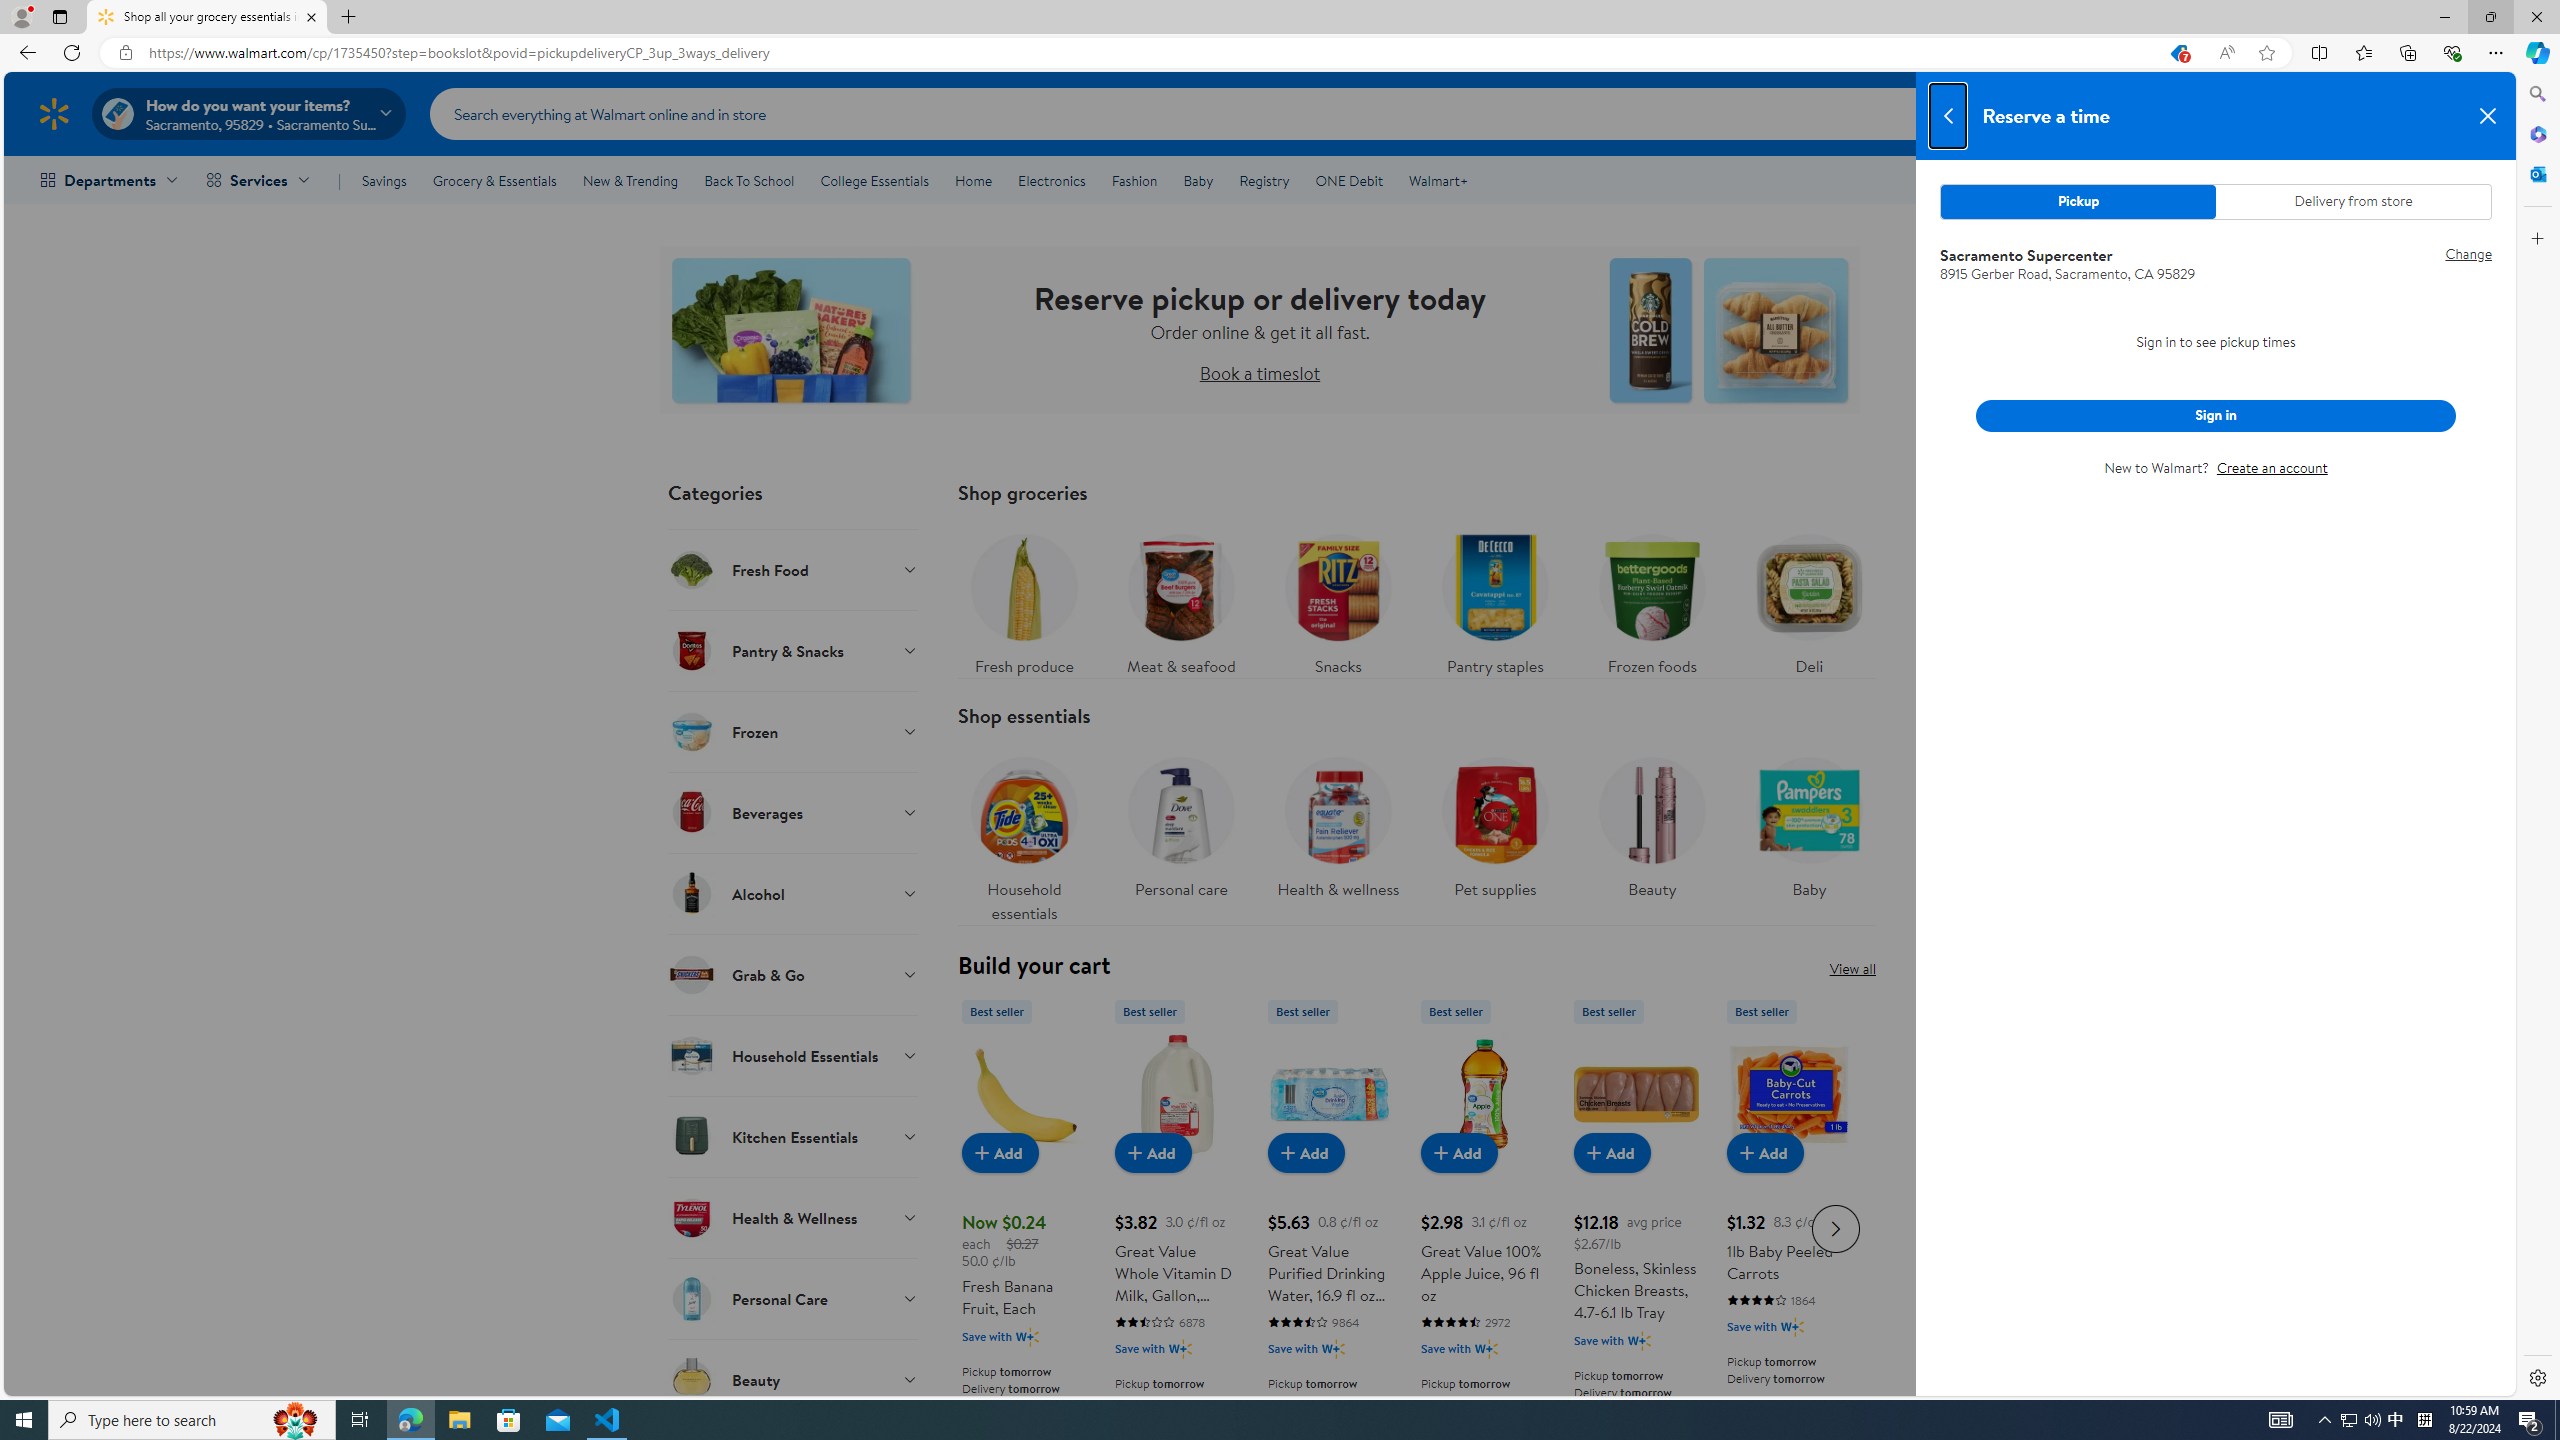 Image resolution: width=2560 pixels, height=1440 pixels. What do you see at coordinates (999, 1152) in the screenshot?
I see `'Add to cart - Fresh Banana Fruit, Each'` at bounding box center [999, 1152].